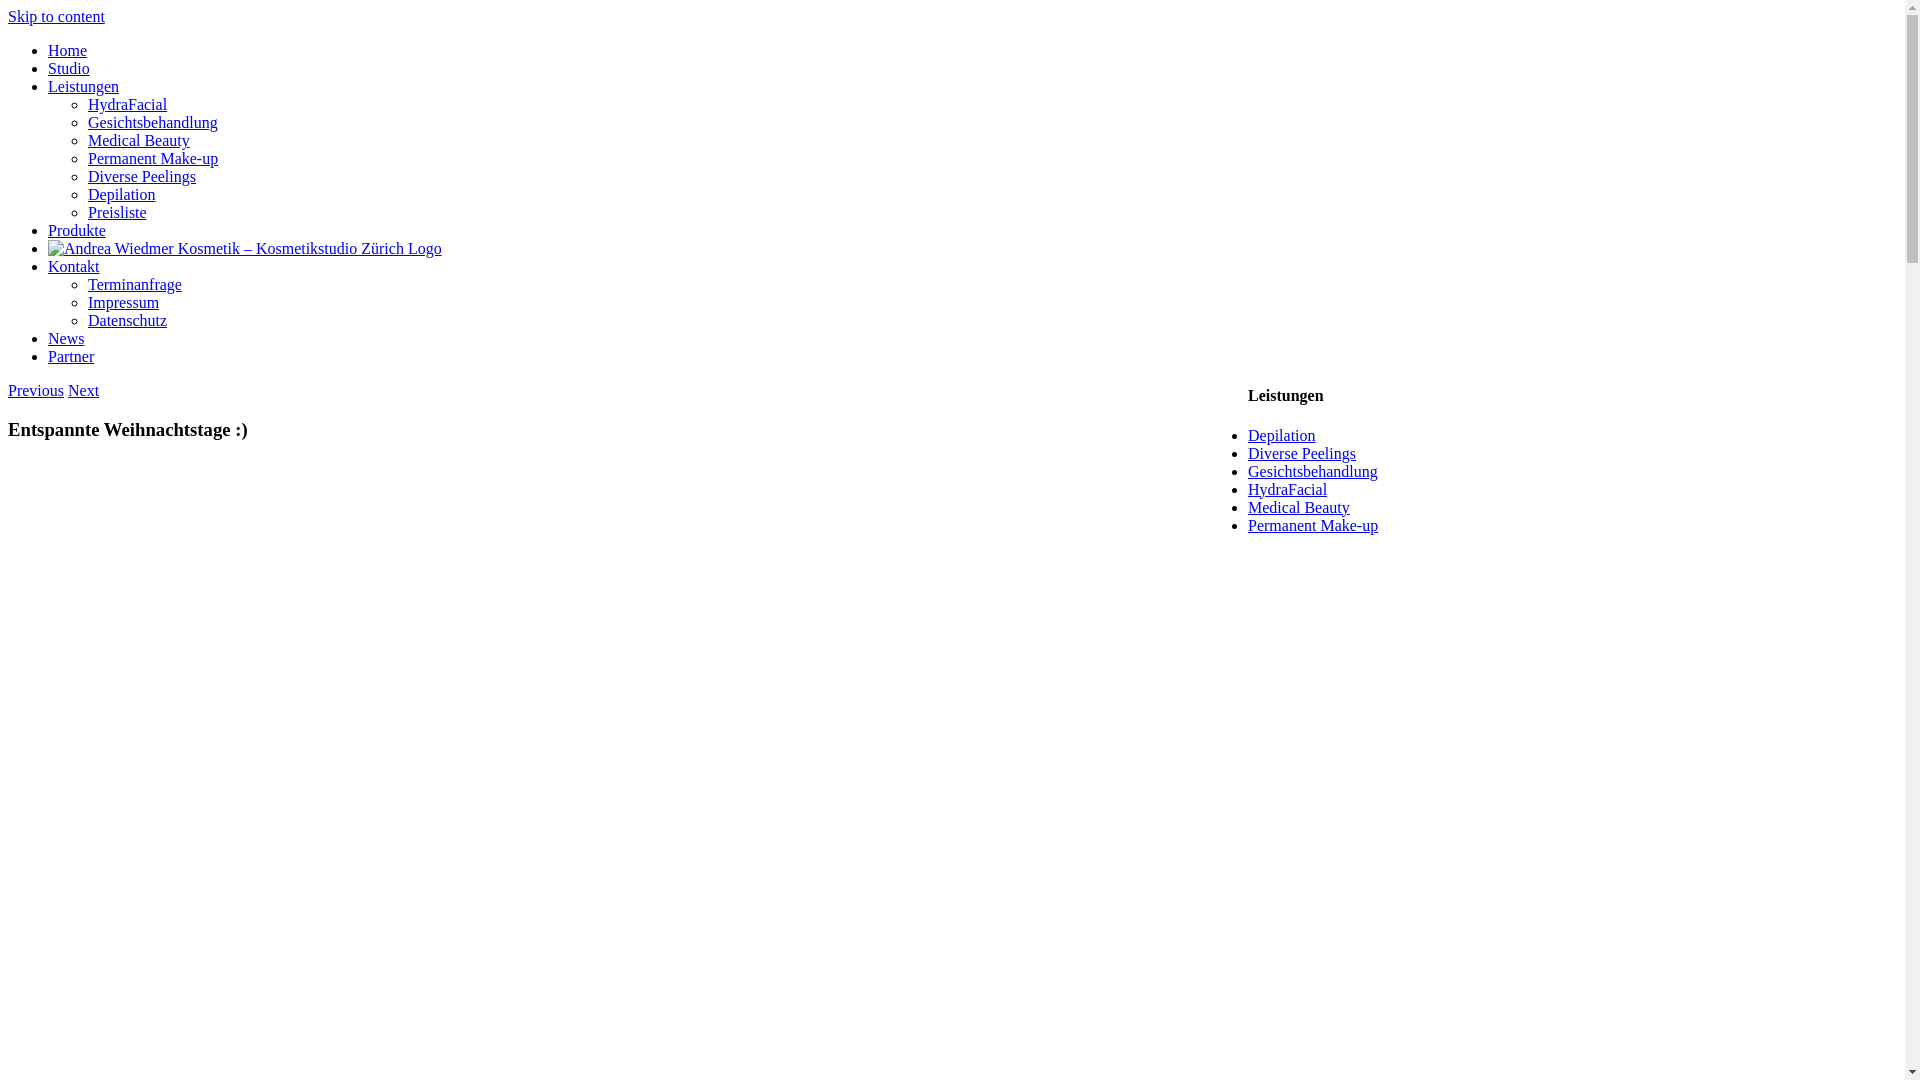  What do you see at coordinates (126, 104) in the screenshot?
I see `'HydraFacial'` at bounding box center [126, 104].